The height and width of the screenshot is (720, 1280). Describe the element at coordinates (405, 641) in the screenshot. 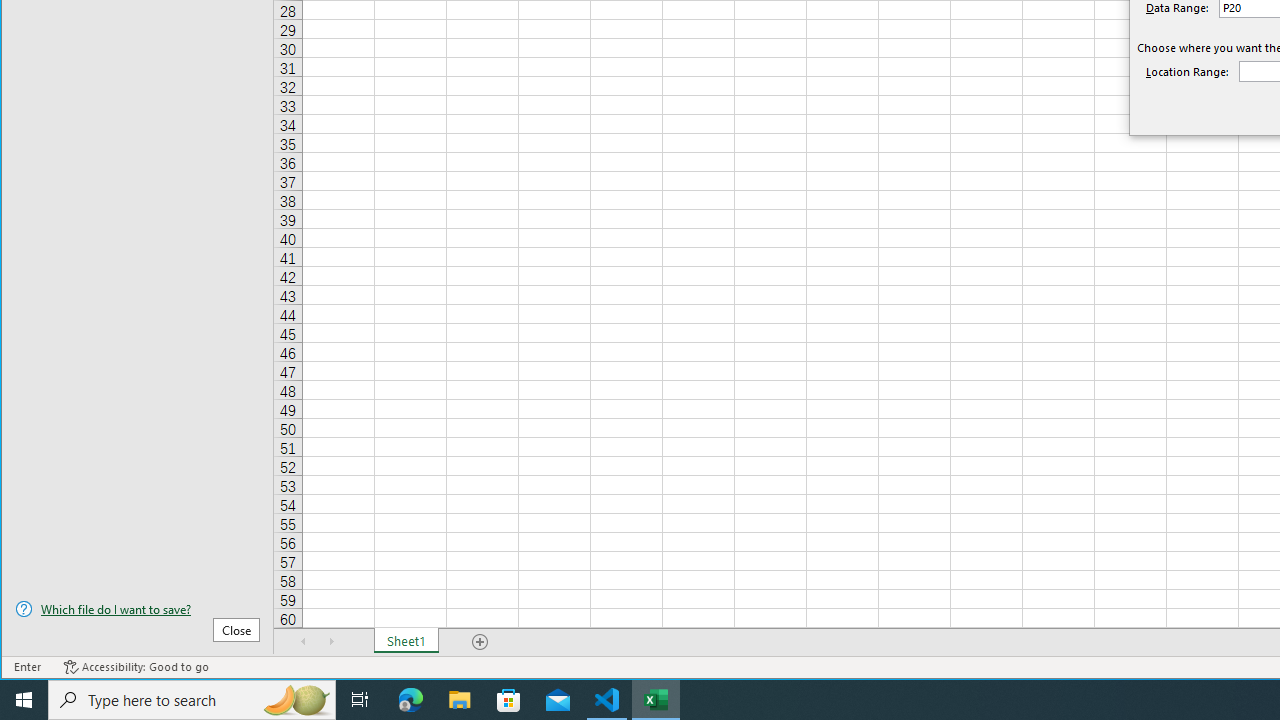

I see `'Sheet1'` at that location.